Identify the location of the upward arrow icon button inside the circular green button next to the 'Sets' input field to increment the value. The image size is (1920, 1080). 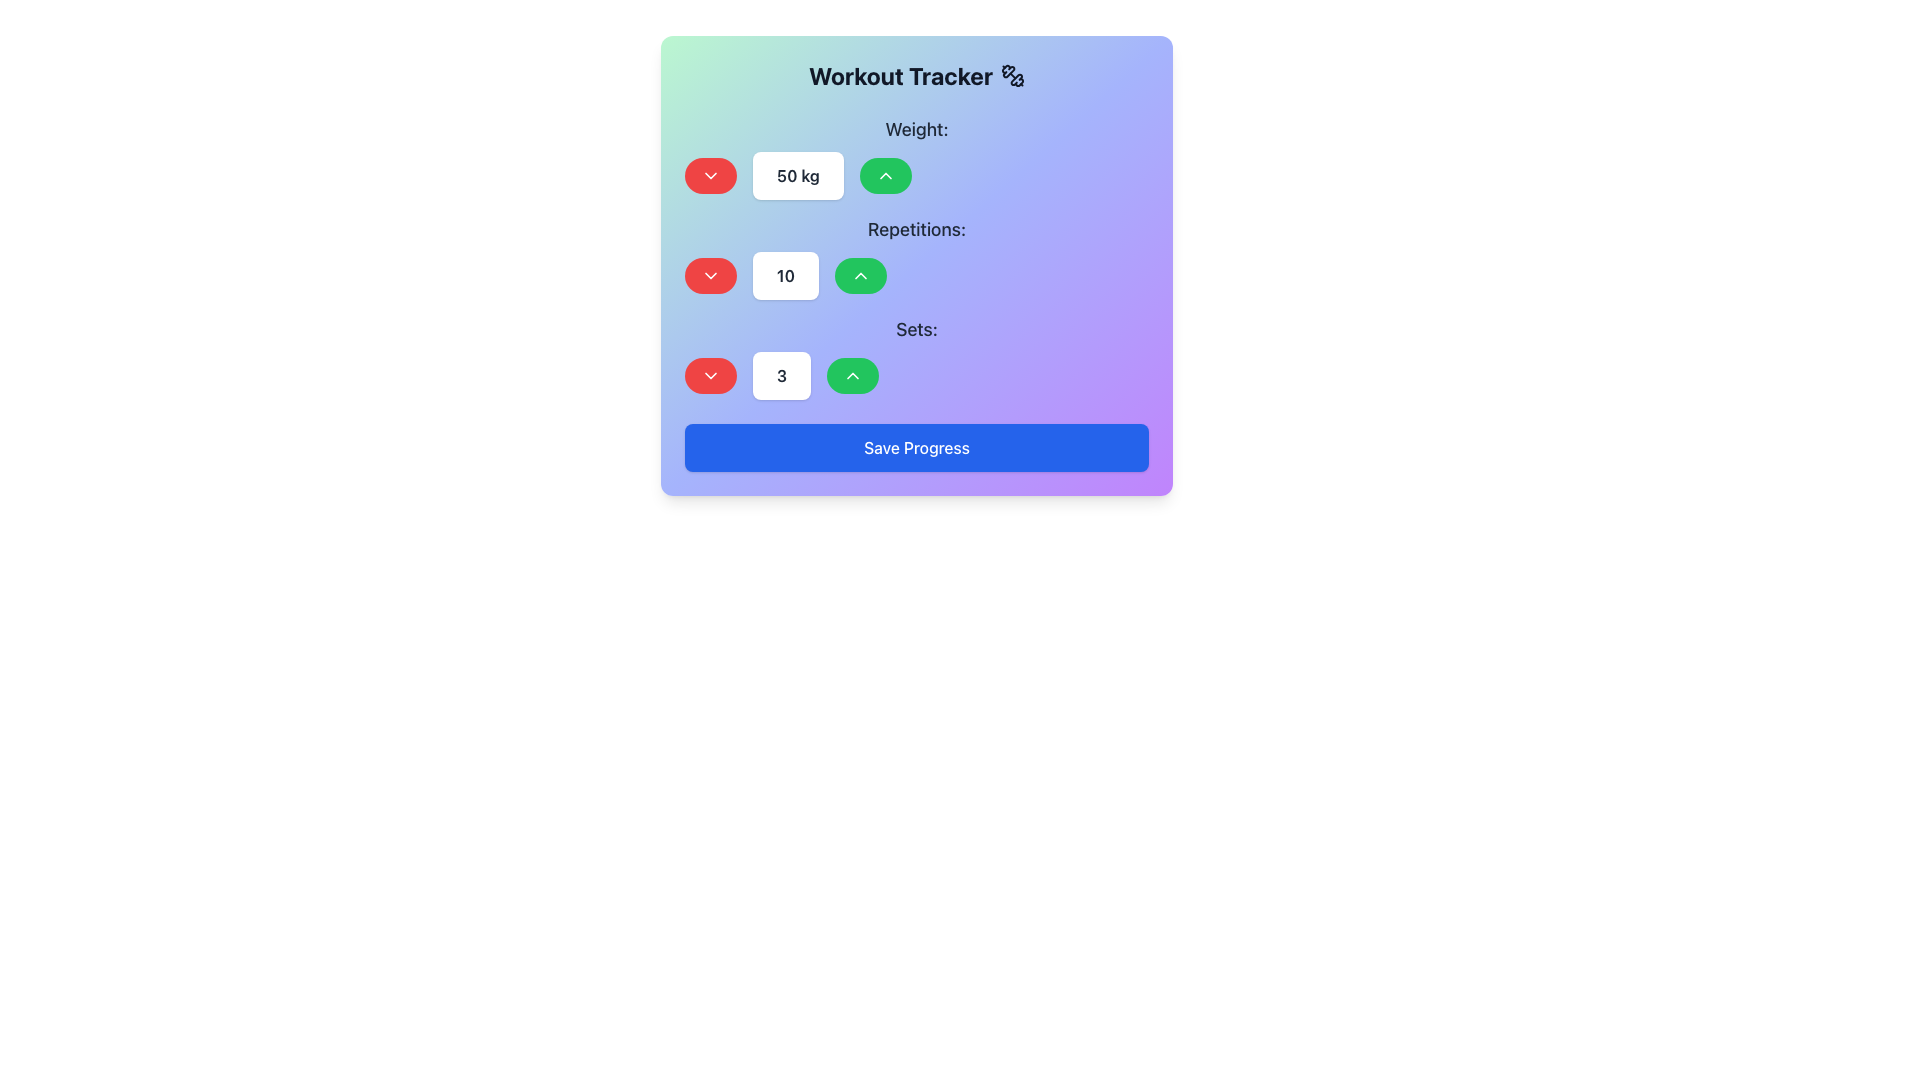
(853, 375).